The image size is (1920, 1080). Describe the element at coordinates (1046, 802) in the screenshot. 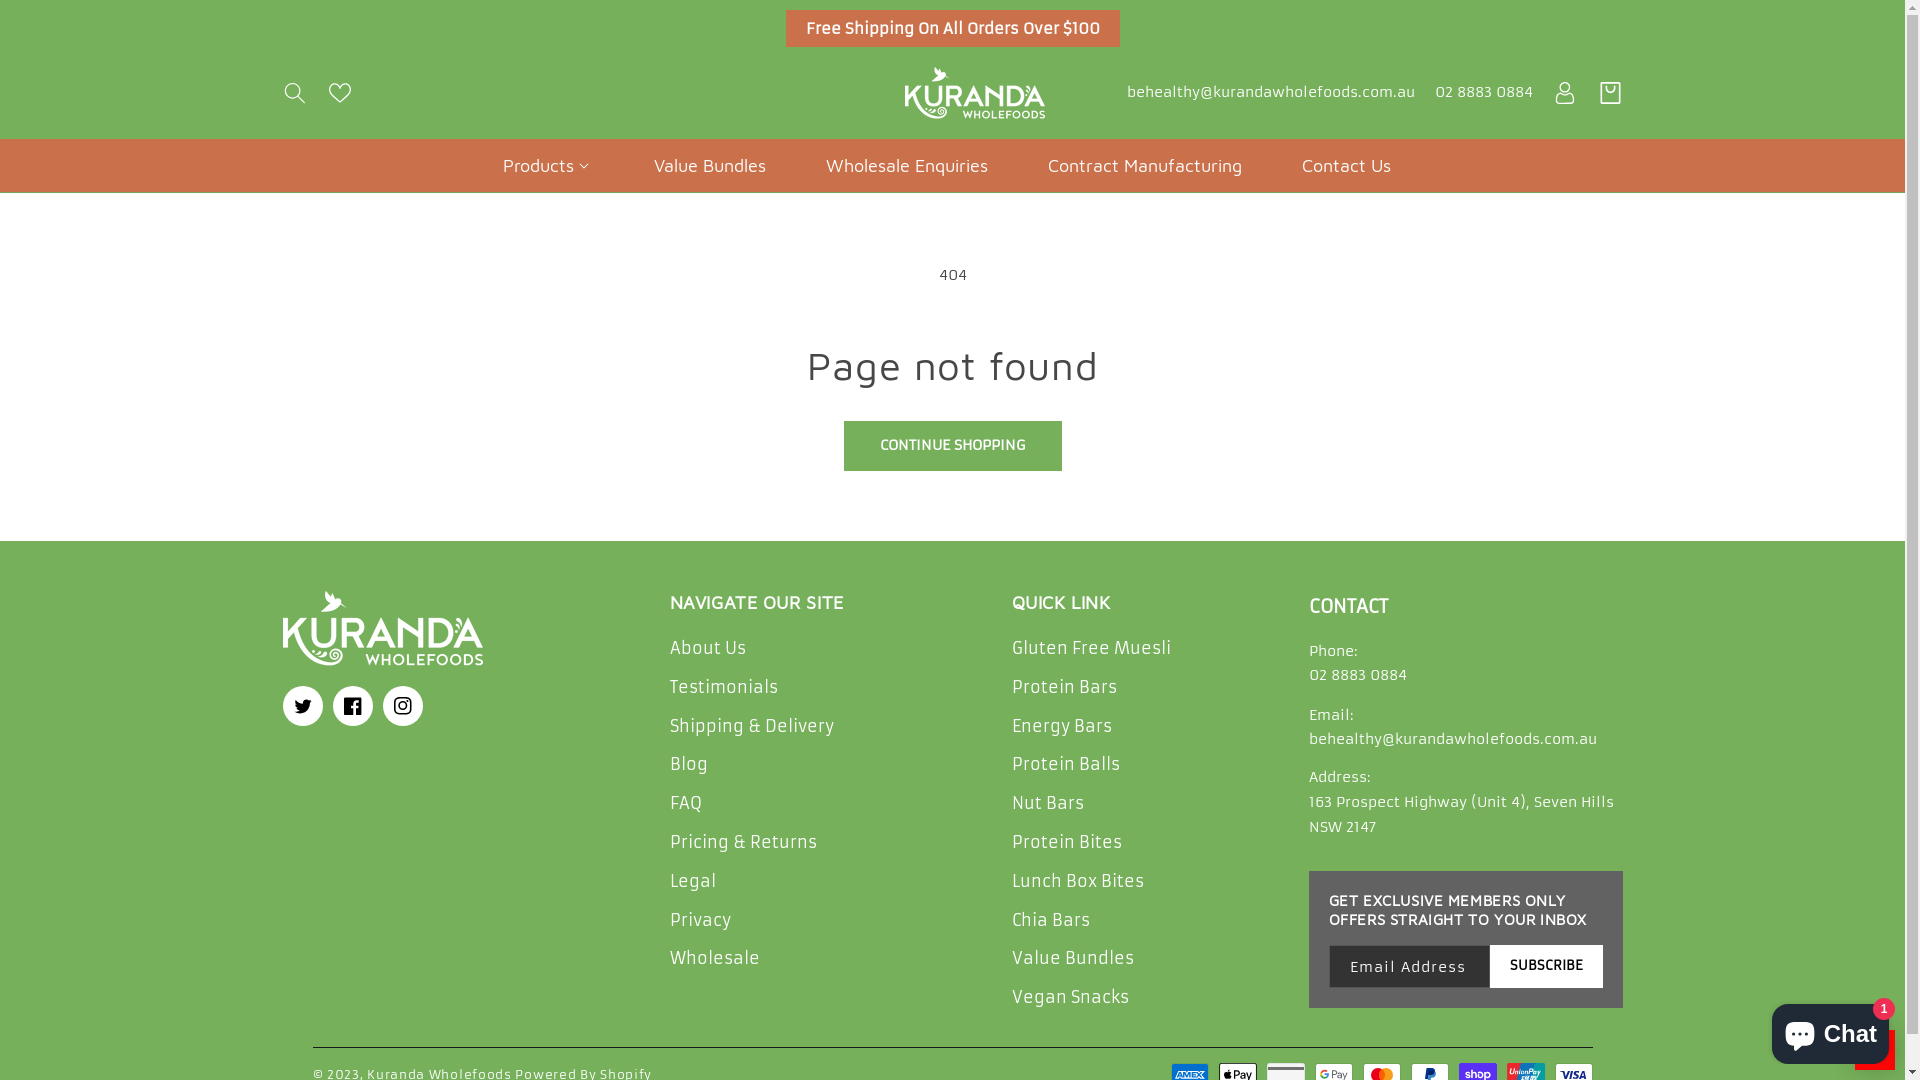

I see `'Nut Bars'` at that location.